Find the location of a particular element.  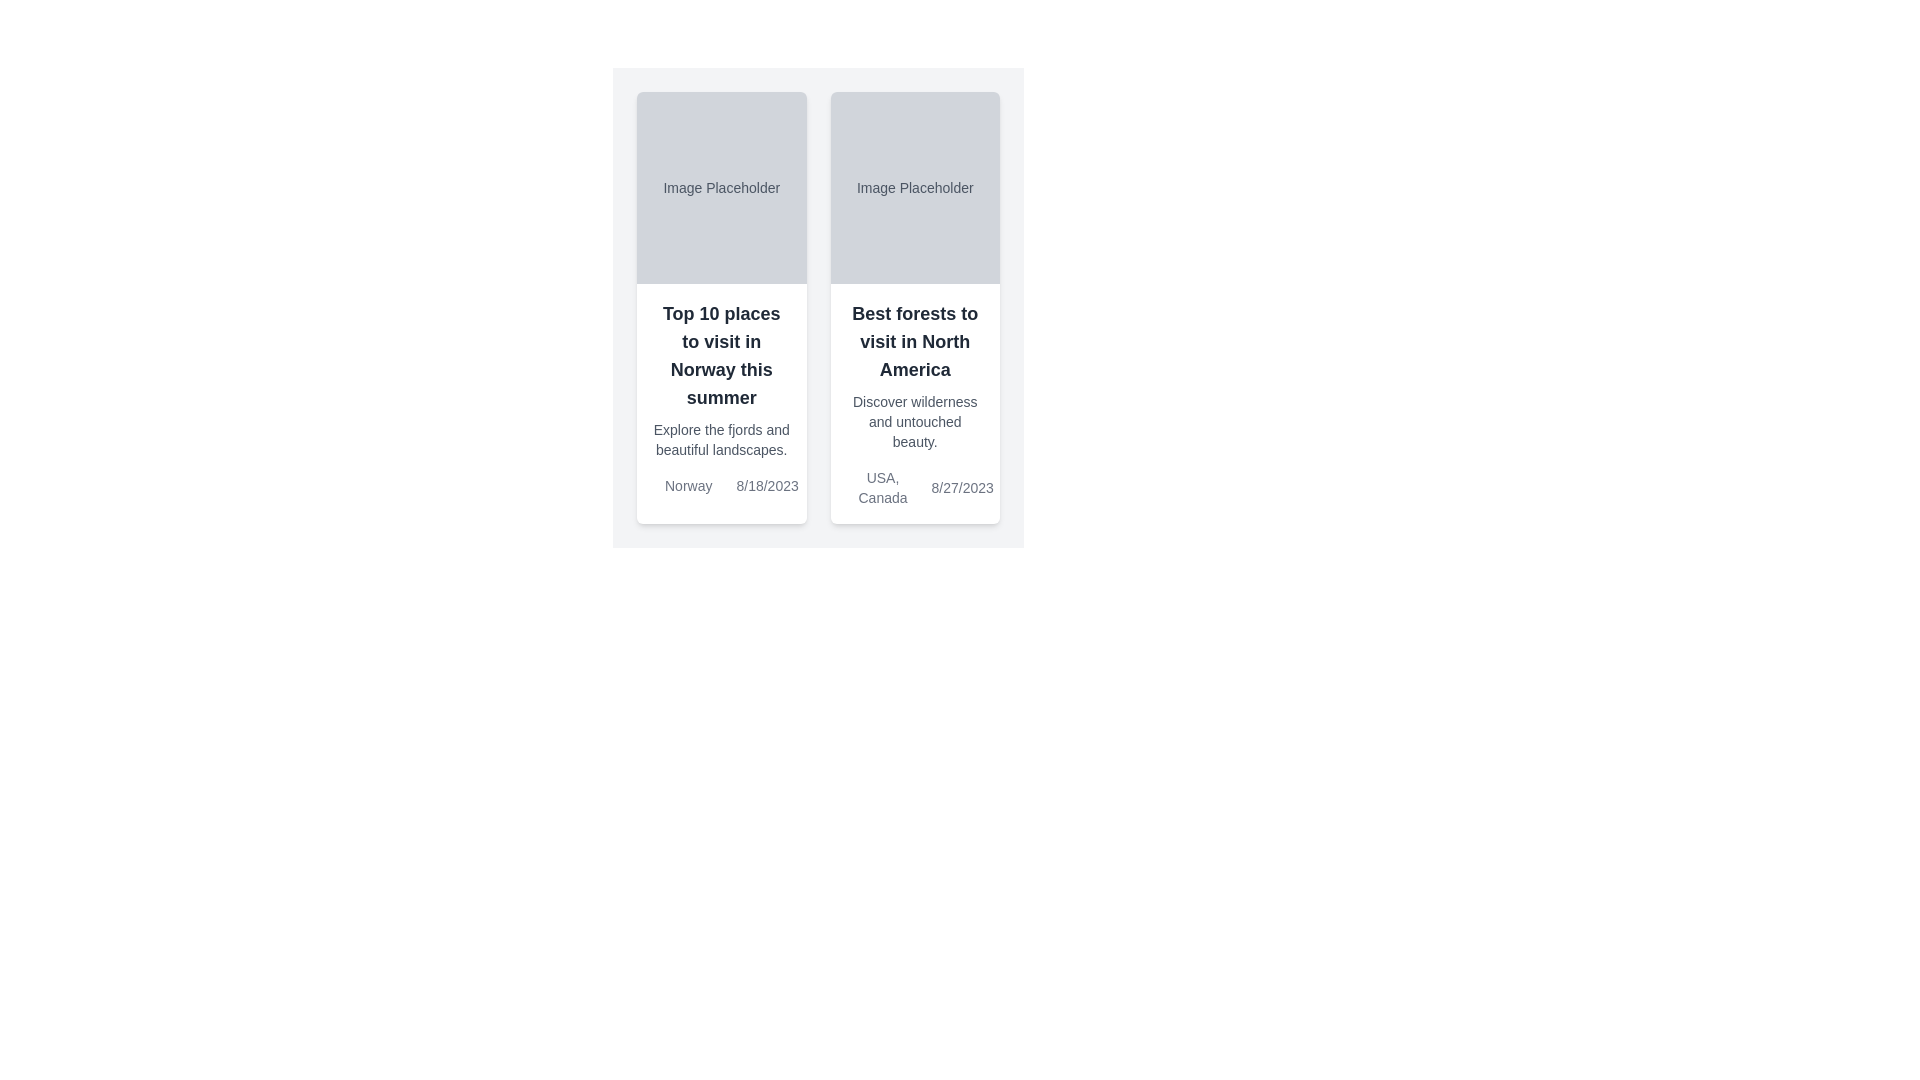

information displayed in the horizontal text bar containing 'Norway' and '8/18/2023' at the lower section of the left card titled 'Top 10 places to visit in Norway this summer' is located at coordinates (720, 486).